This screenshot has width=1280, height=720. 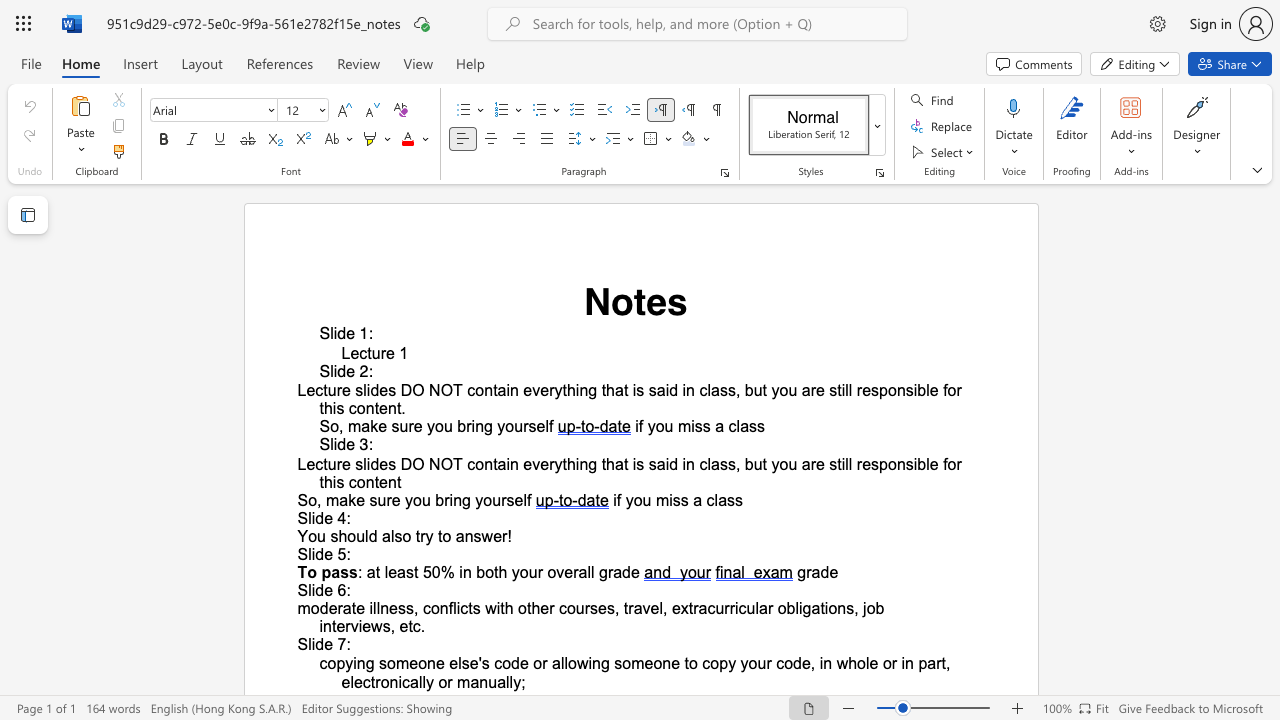 I want to click on the space between the continuous character "e" and "t" in the text, so click(x=406, y=625).